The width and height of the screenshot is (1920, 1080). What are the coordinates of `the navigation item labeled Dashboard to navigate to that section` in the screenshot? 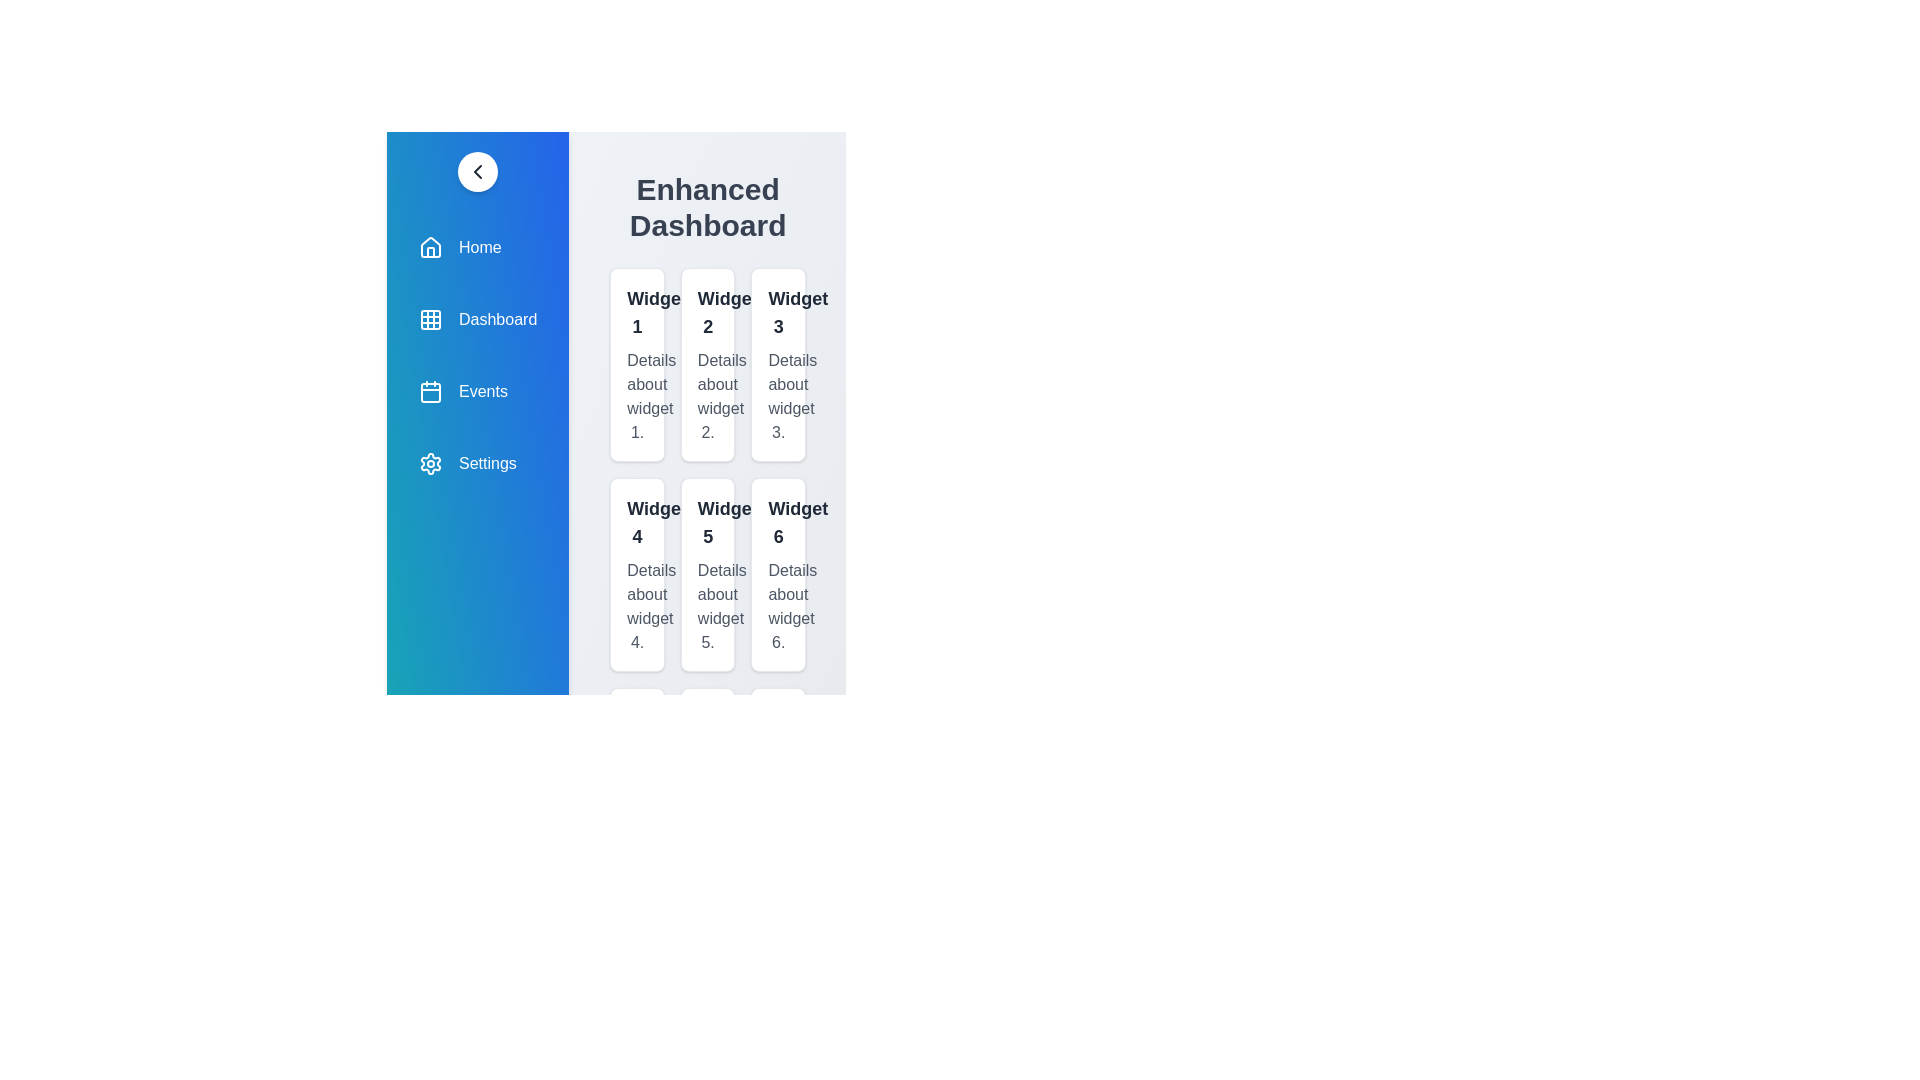 It's located at (477, 319).